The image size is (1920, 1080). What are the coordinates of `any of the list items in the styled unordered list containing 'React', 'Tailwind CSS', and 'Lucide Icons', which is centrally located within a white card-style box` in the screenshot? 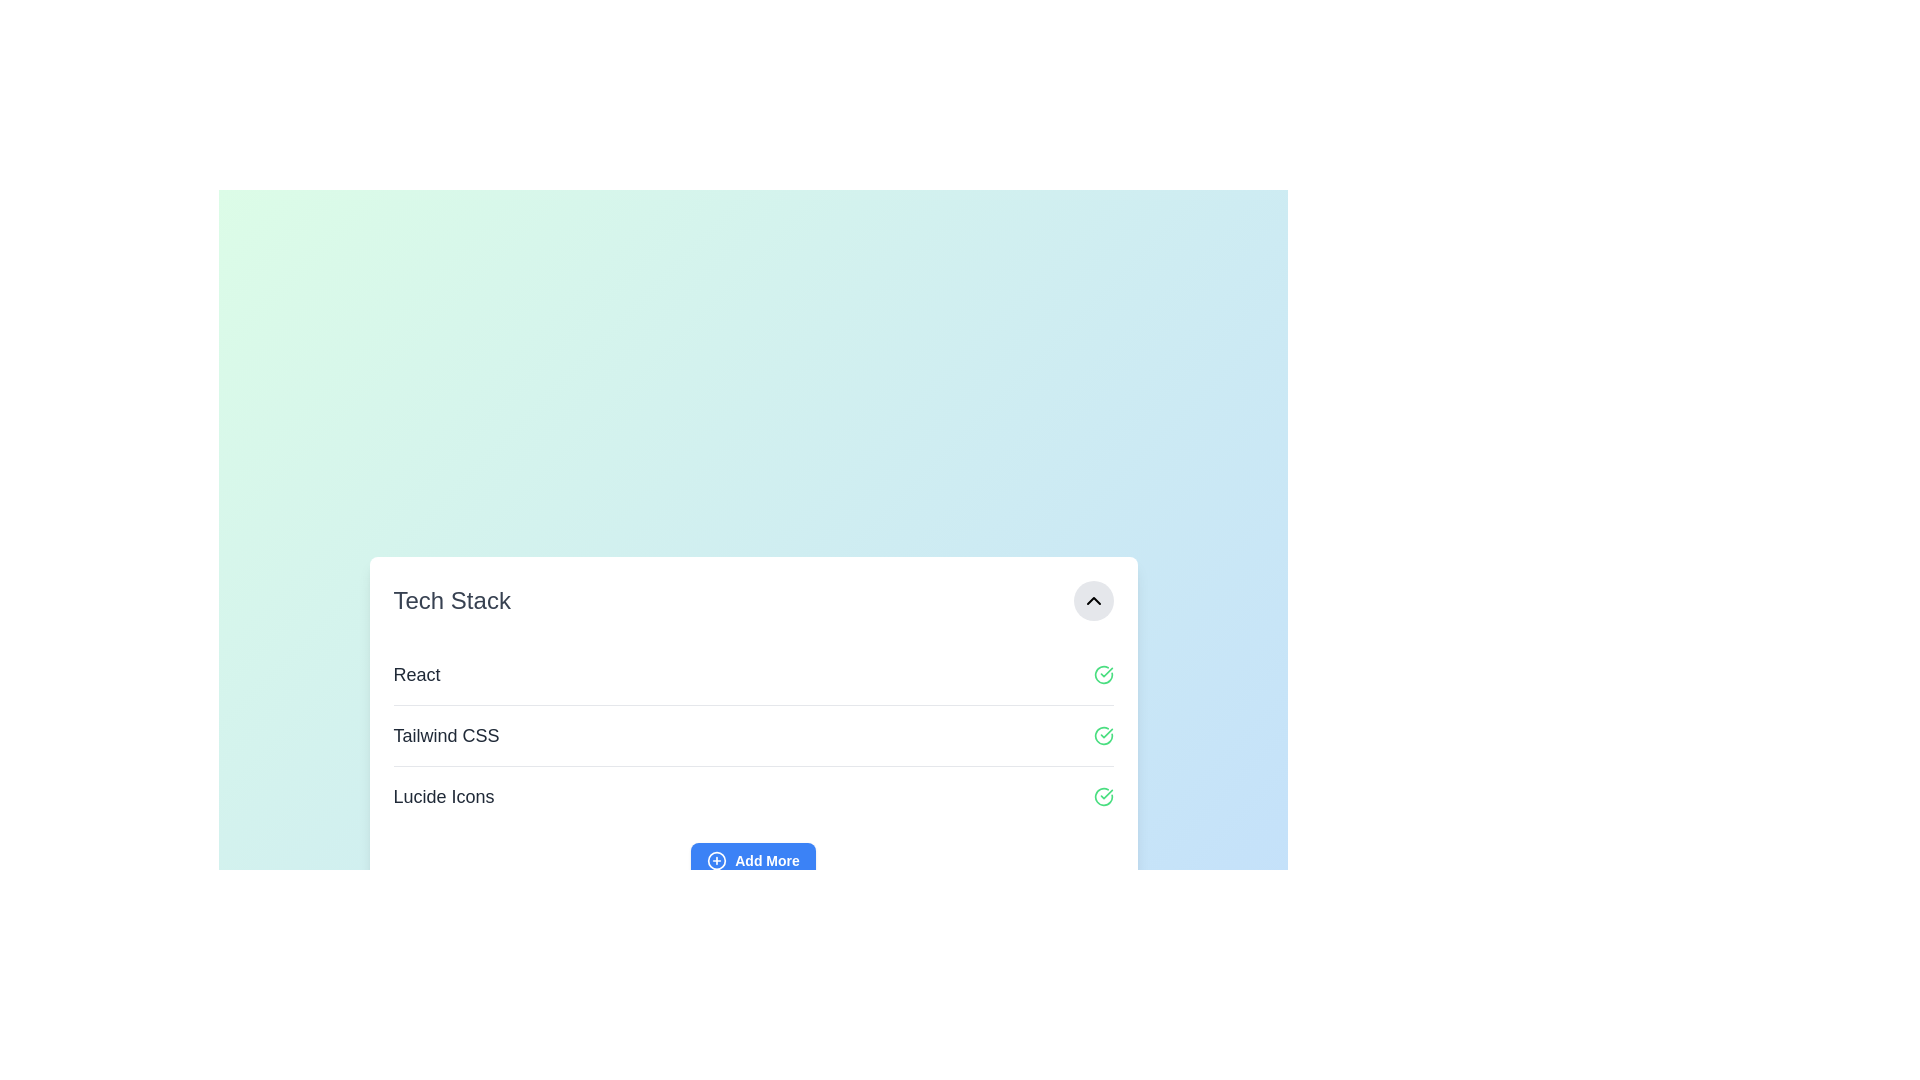 It's located at (752, 736).